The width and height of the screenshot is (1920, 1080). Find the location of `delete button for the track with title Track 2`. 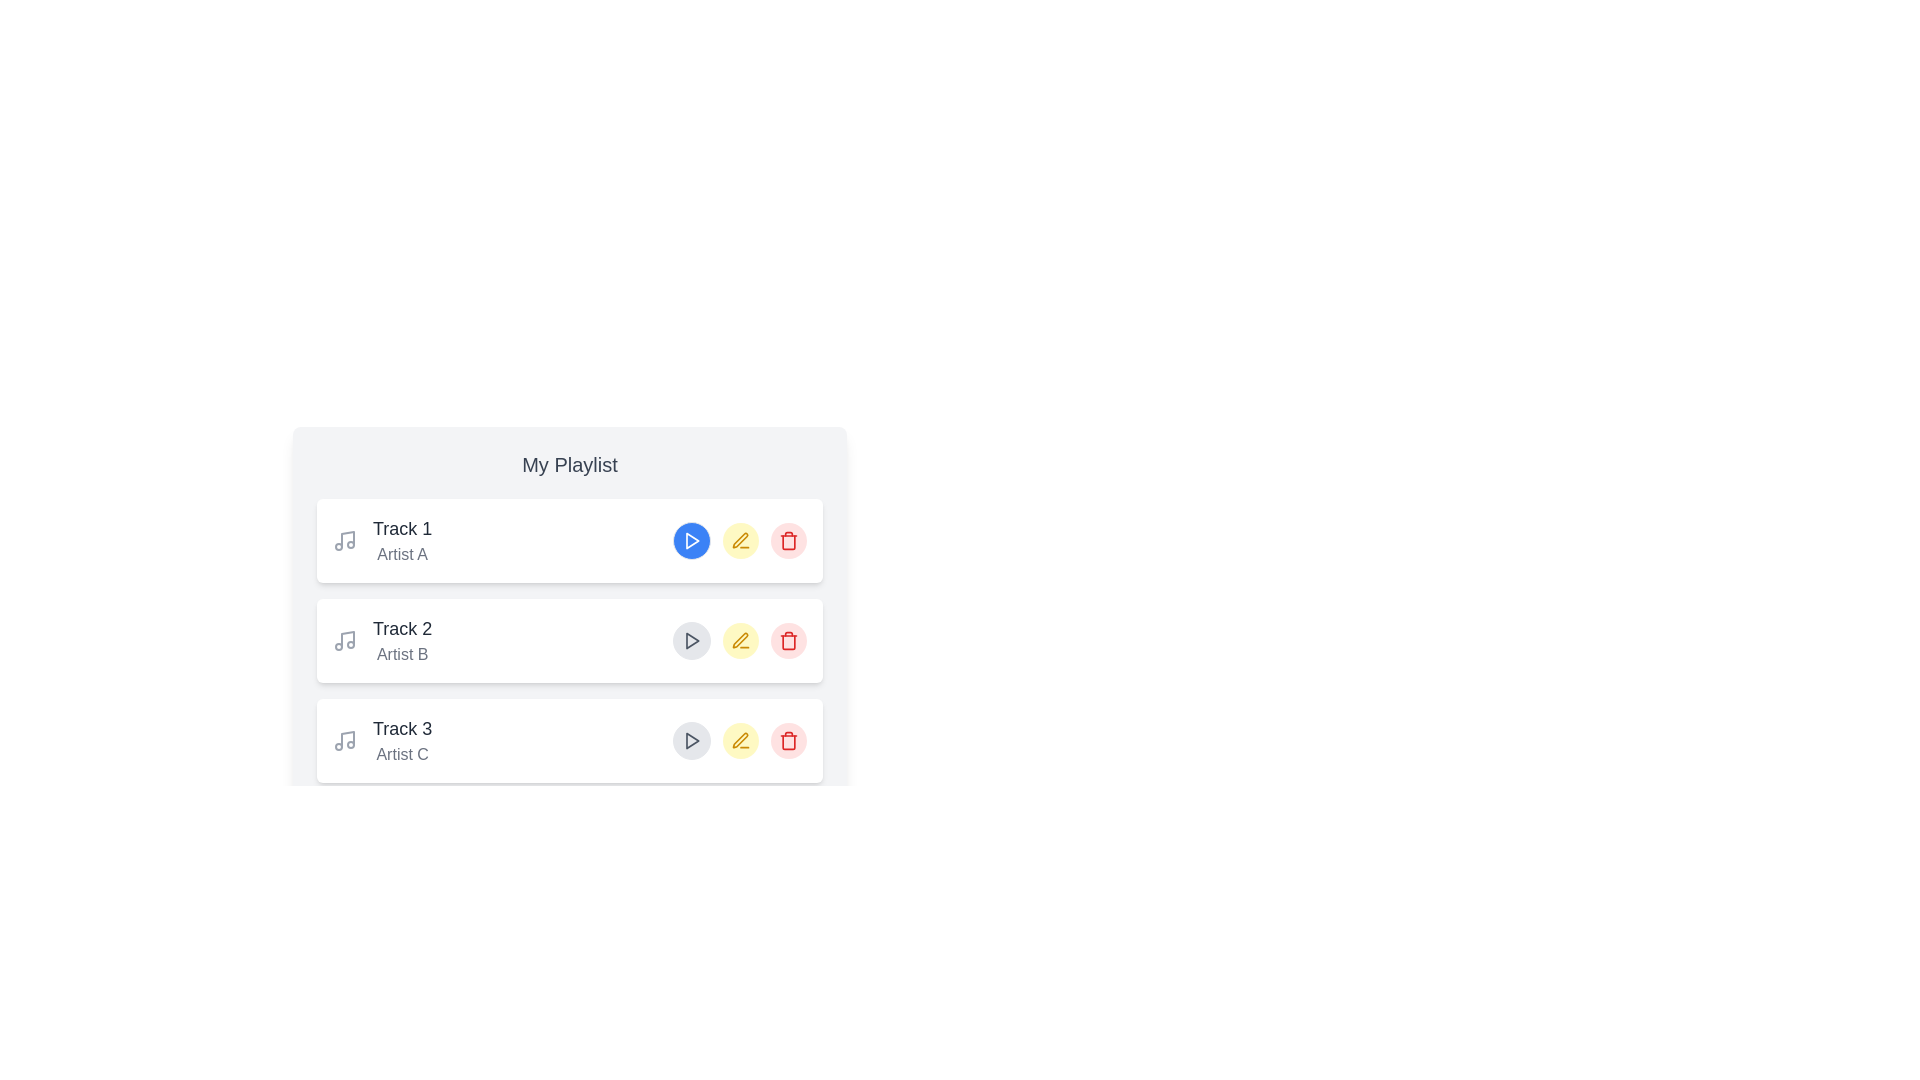

delete button for the track with title Track 2 is located at coordinates (787, 640).